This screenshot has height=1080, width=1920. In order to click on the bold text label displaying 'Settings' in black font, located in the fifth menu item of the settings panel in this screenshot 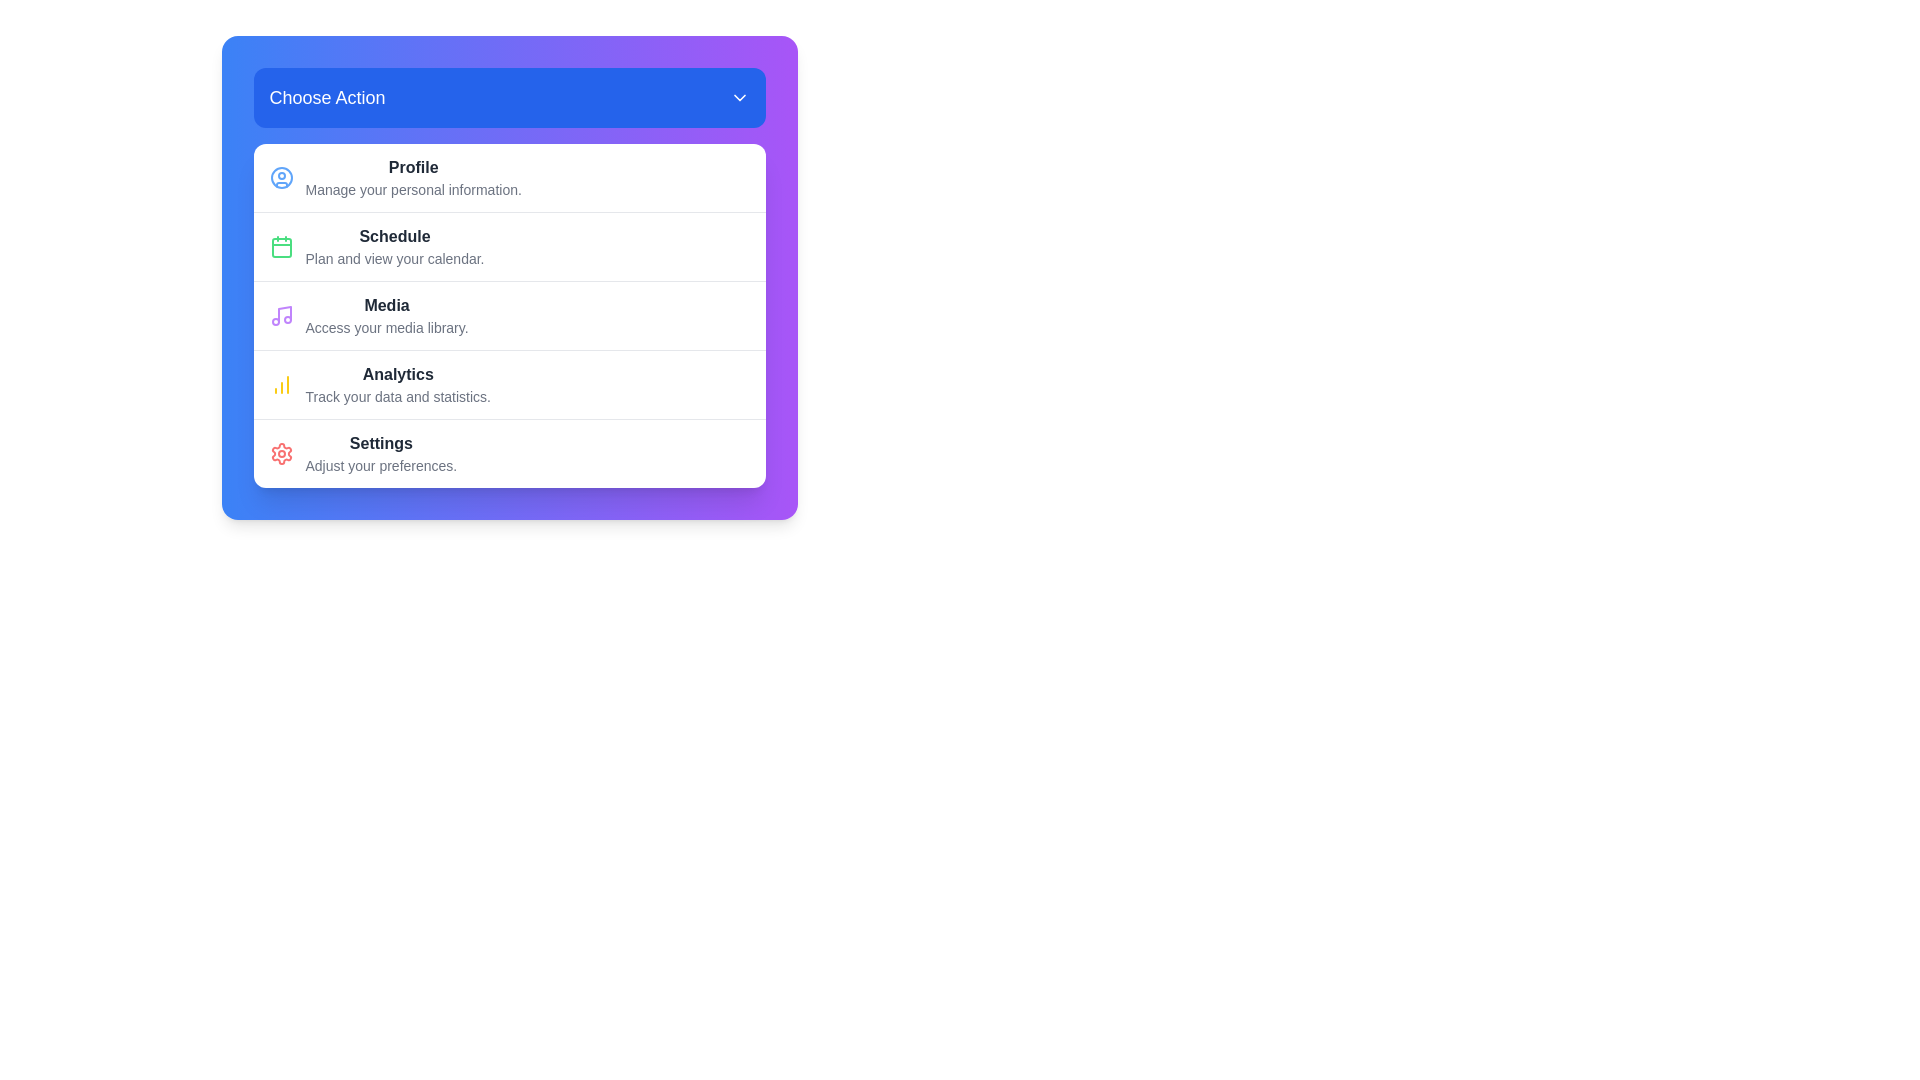, I will do `click(381, 442)`.